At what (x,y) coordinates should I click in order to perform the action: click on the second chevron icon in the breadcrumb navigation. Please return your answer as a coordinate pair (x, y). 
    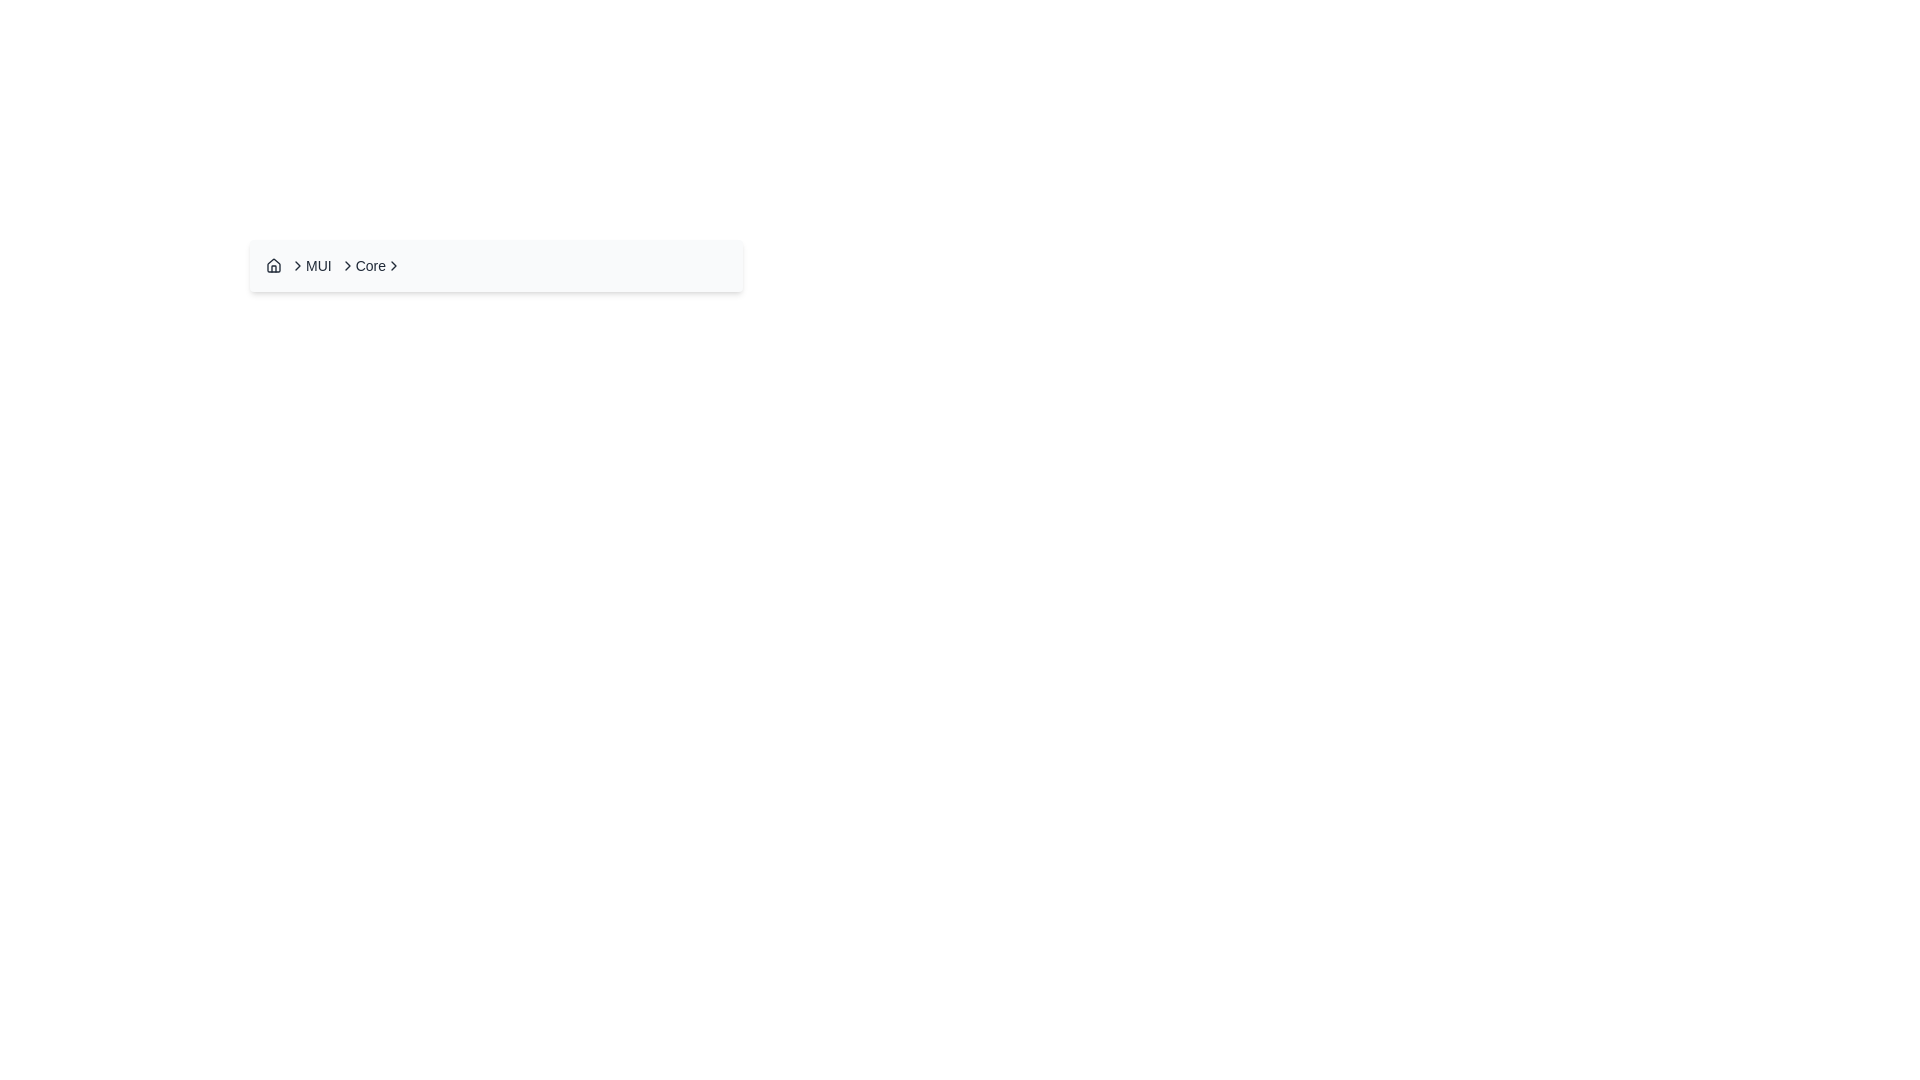
    Looking at the image, I should click on (347, 265).